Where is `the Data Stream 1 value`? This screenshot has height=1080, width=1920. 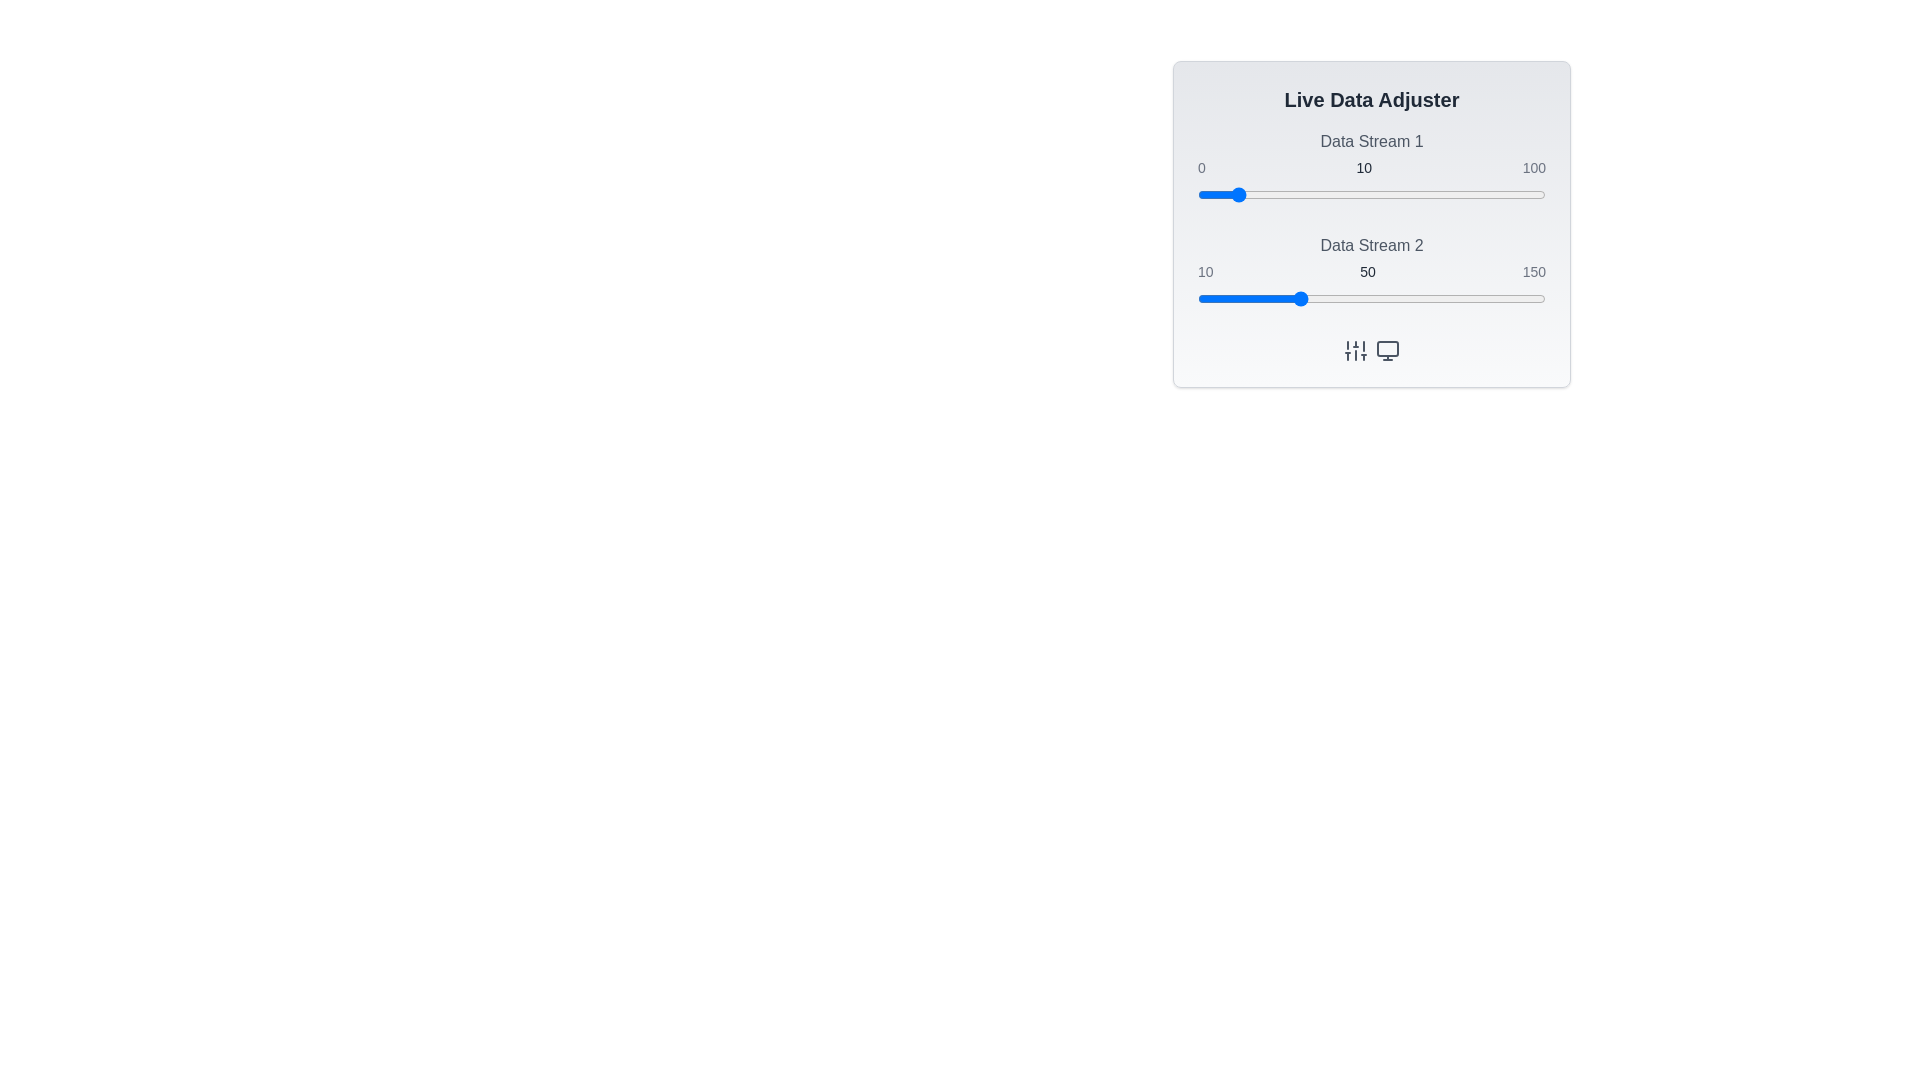
the Data Stream 1 value is located at coordinates (1319, 195).